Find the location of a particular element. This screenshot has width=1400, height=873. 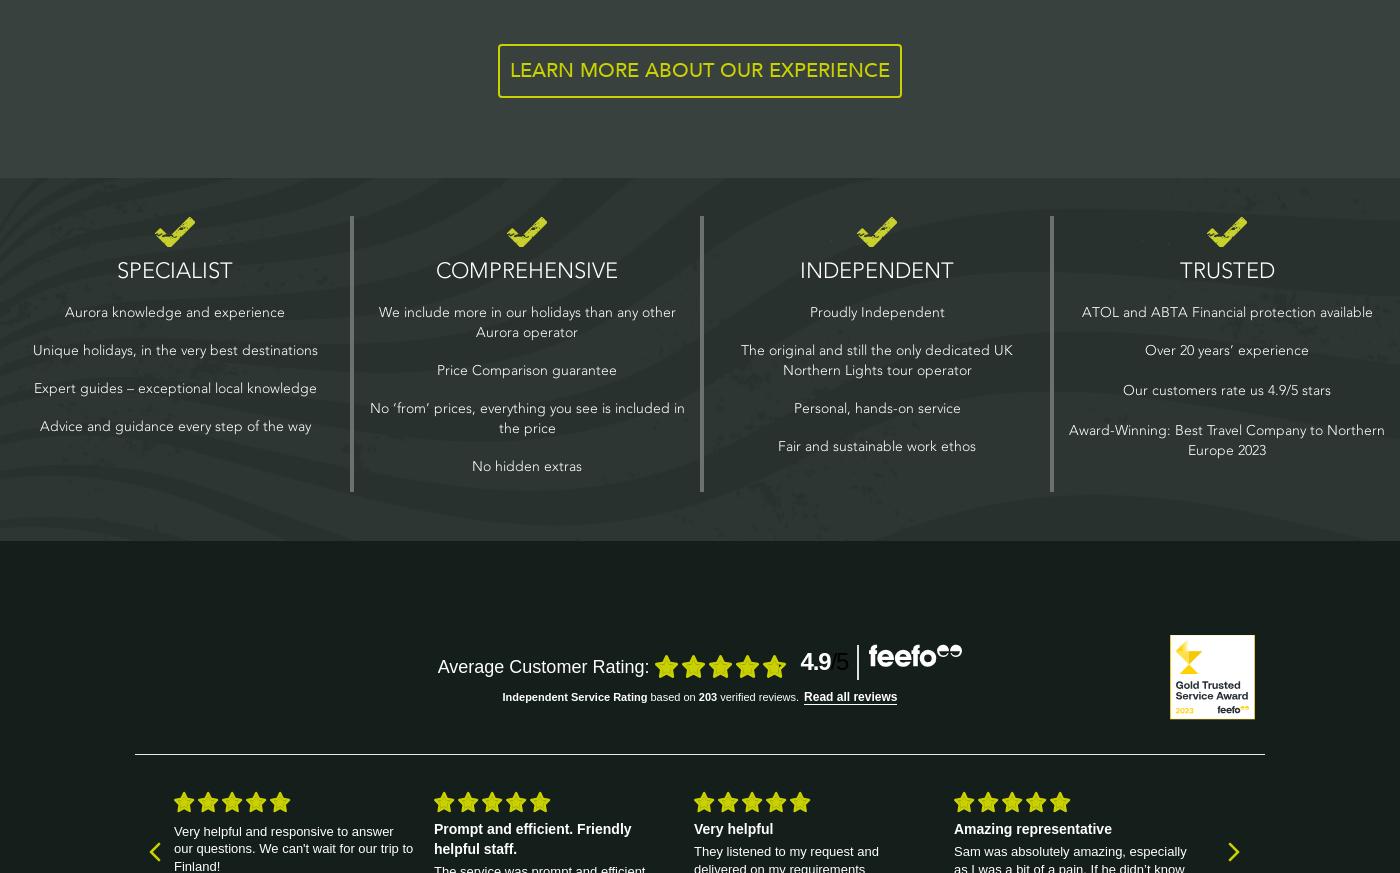

'Advice and guidance every step of the way' is located at coordinates (39, 424).